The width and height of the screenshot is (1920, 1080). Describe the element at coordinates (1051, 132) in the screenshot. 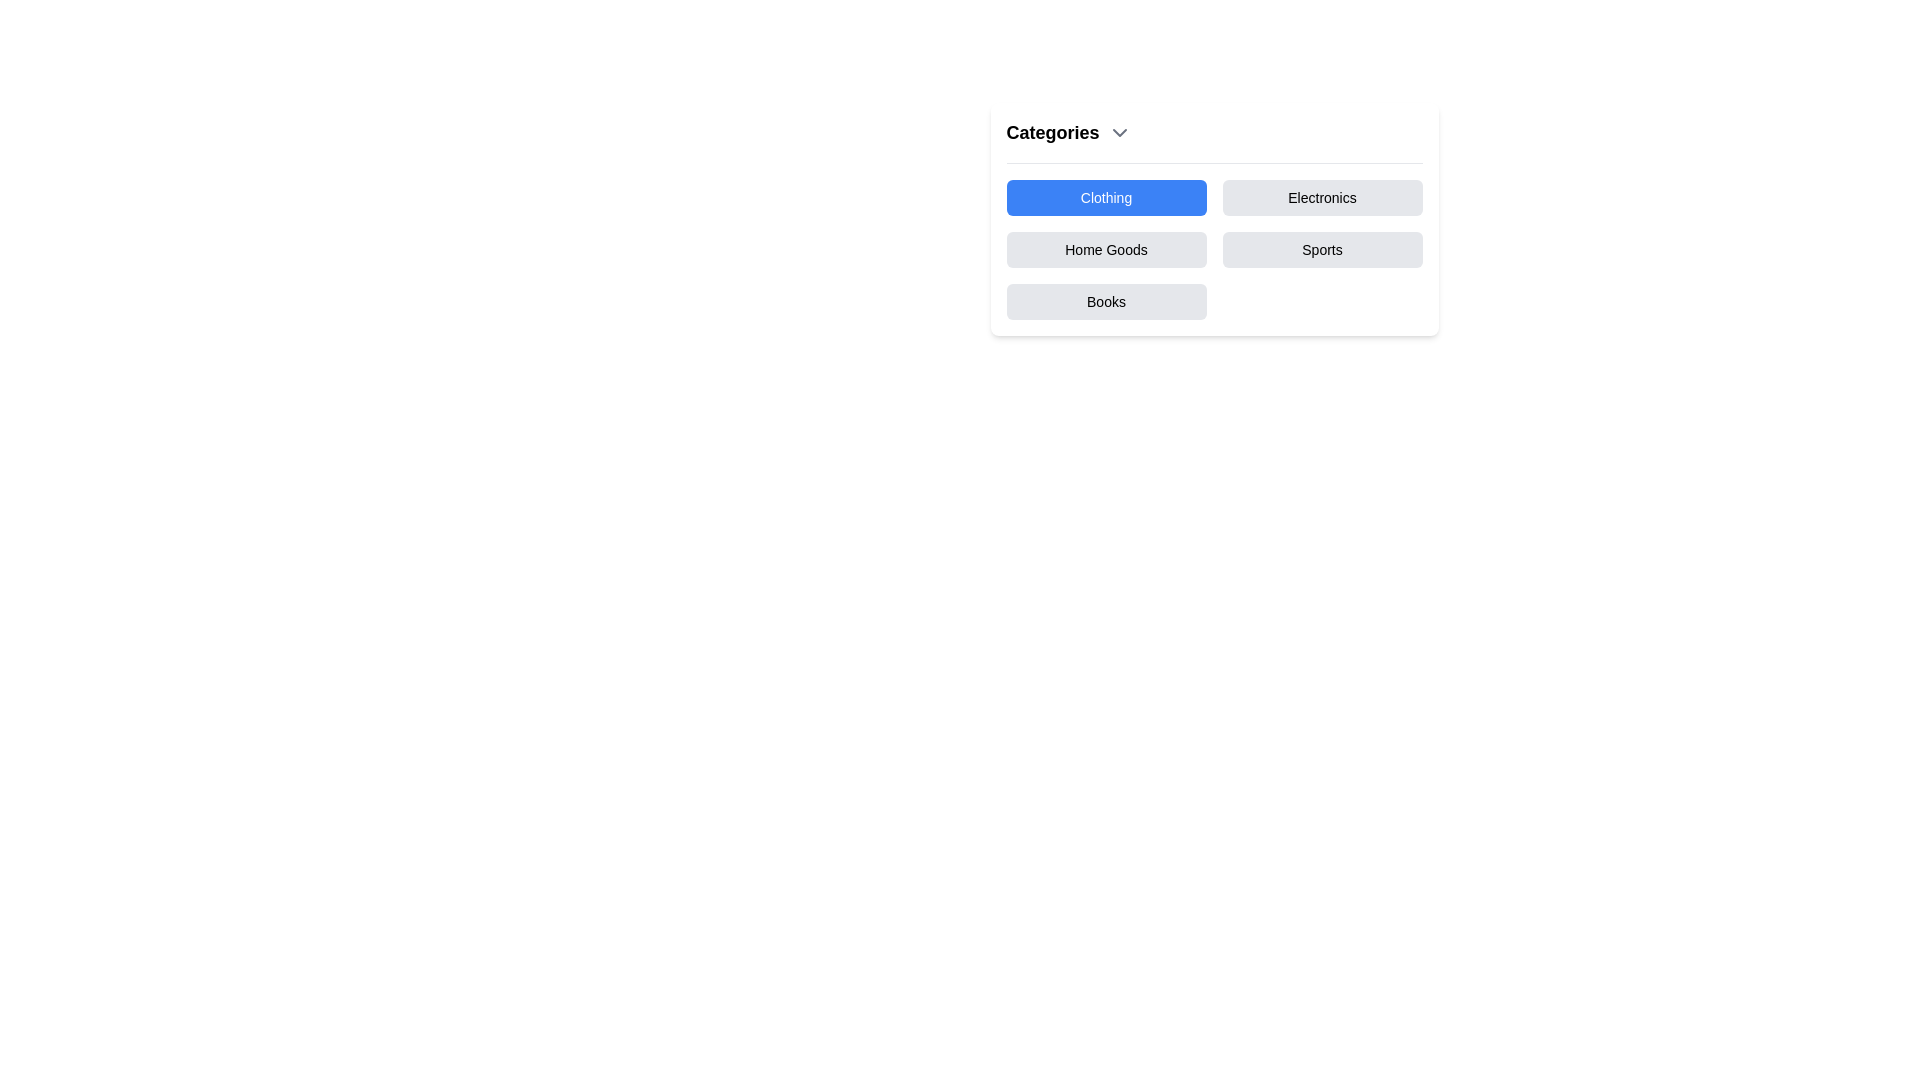

I see `label located at the top-left corner of the dropdown section, which indicates the purpose of the category selector` at that location.